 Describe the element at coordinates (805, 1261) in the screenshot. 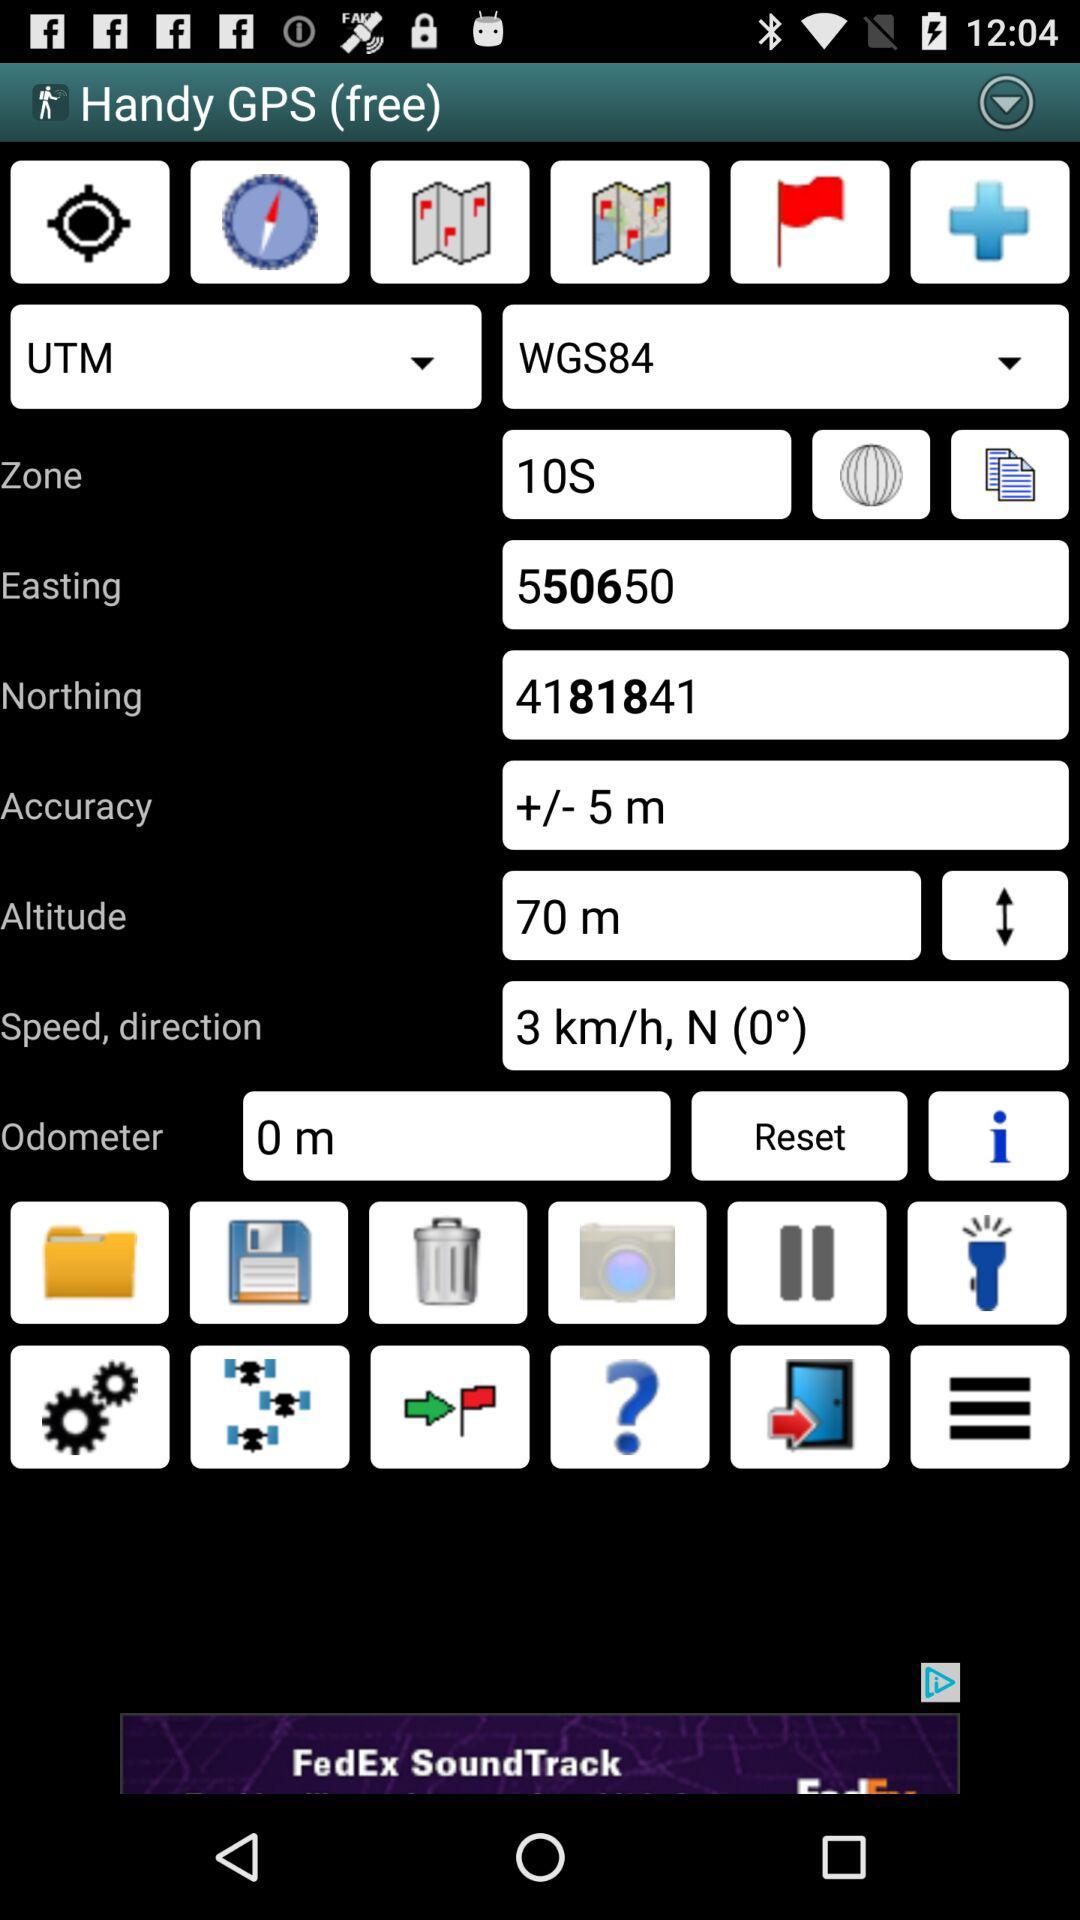

I see `aligns beer vertically` at that location.